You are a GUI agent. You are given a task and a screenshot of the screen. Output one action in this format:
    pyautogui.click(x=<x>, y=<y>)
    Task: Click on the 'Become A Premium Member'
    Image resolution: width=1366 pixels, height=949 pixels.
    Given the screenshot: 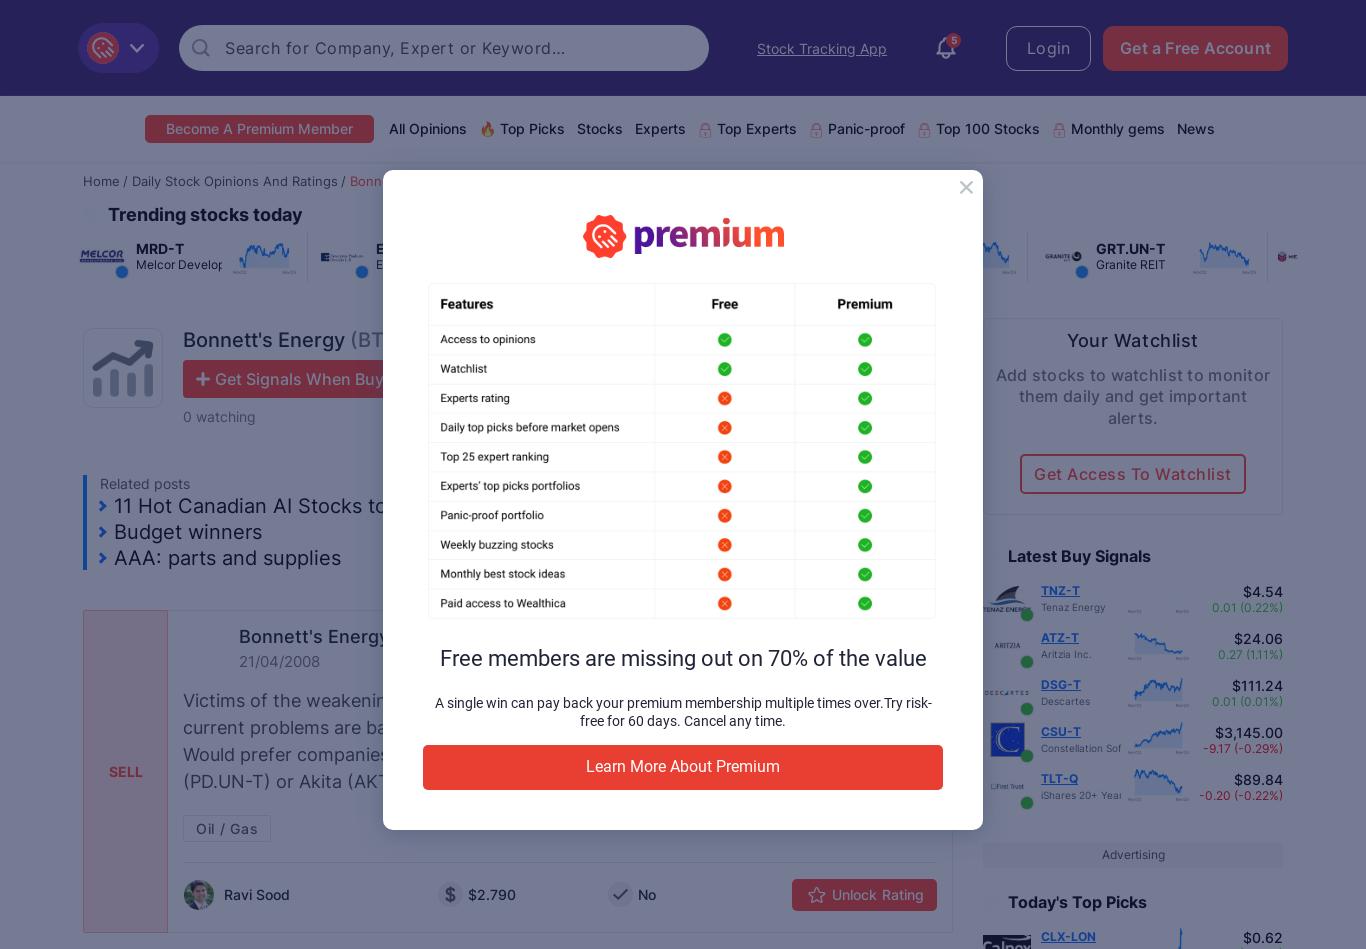 What is the action you would take?
    pyautogui.click(x=258, y=128)
    